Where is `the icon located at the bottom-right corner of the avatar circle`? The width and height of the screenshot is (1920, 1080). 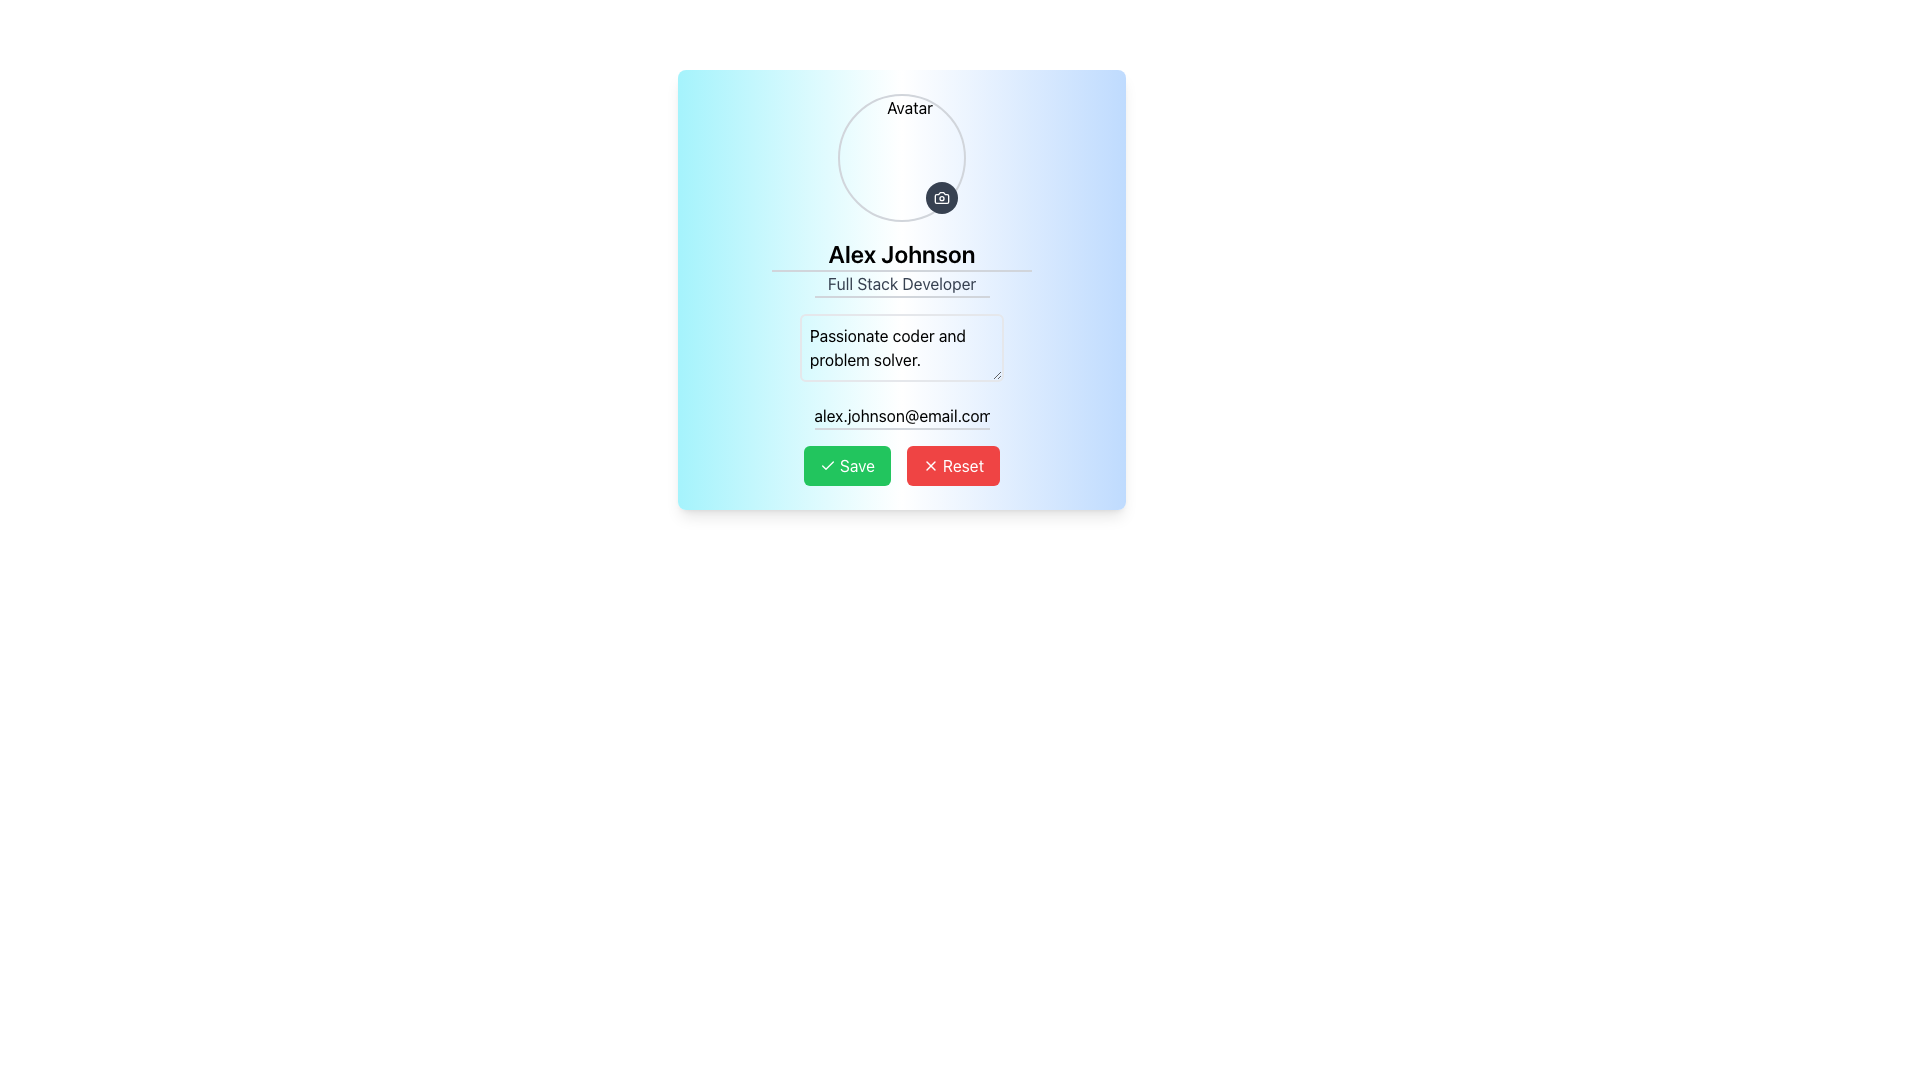 the icon located at the bottom-right corner of the avatar circle is located at coordinates (940, 197).